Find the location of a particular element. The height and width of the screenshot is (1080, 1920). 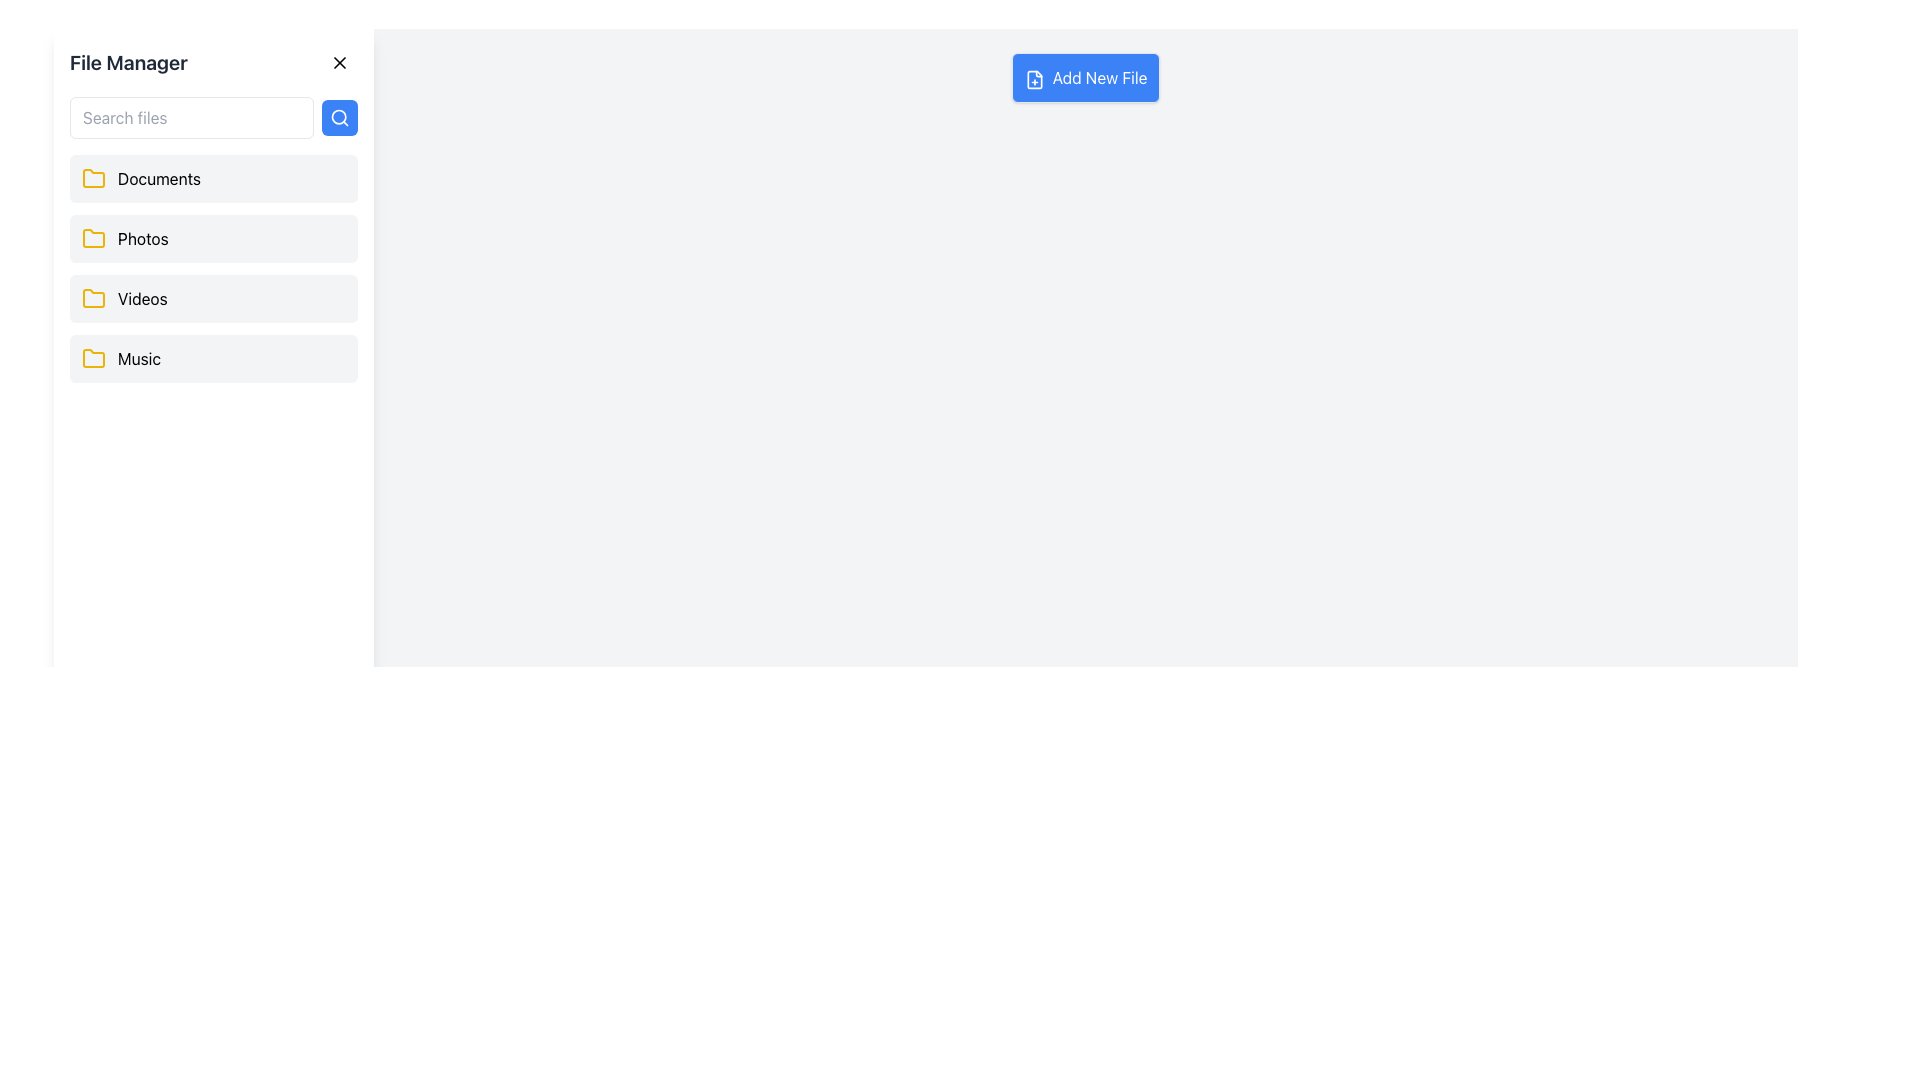

the 'Add New File' button with a blue background and white text to observe a visual change is located at coordinates (1084, 76).